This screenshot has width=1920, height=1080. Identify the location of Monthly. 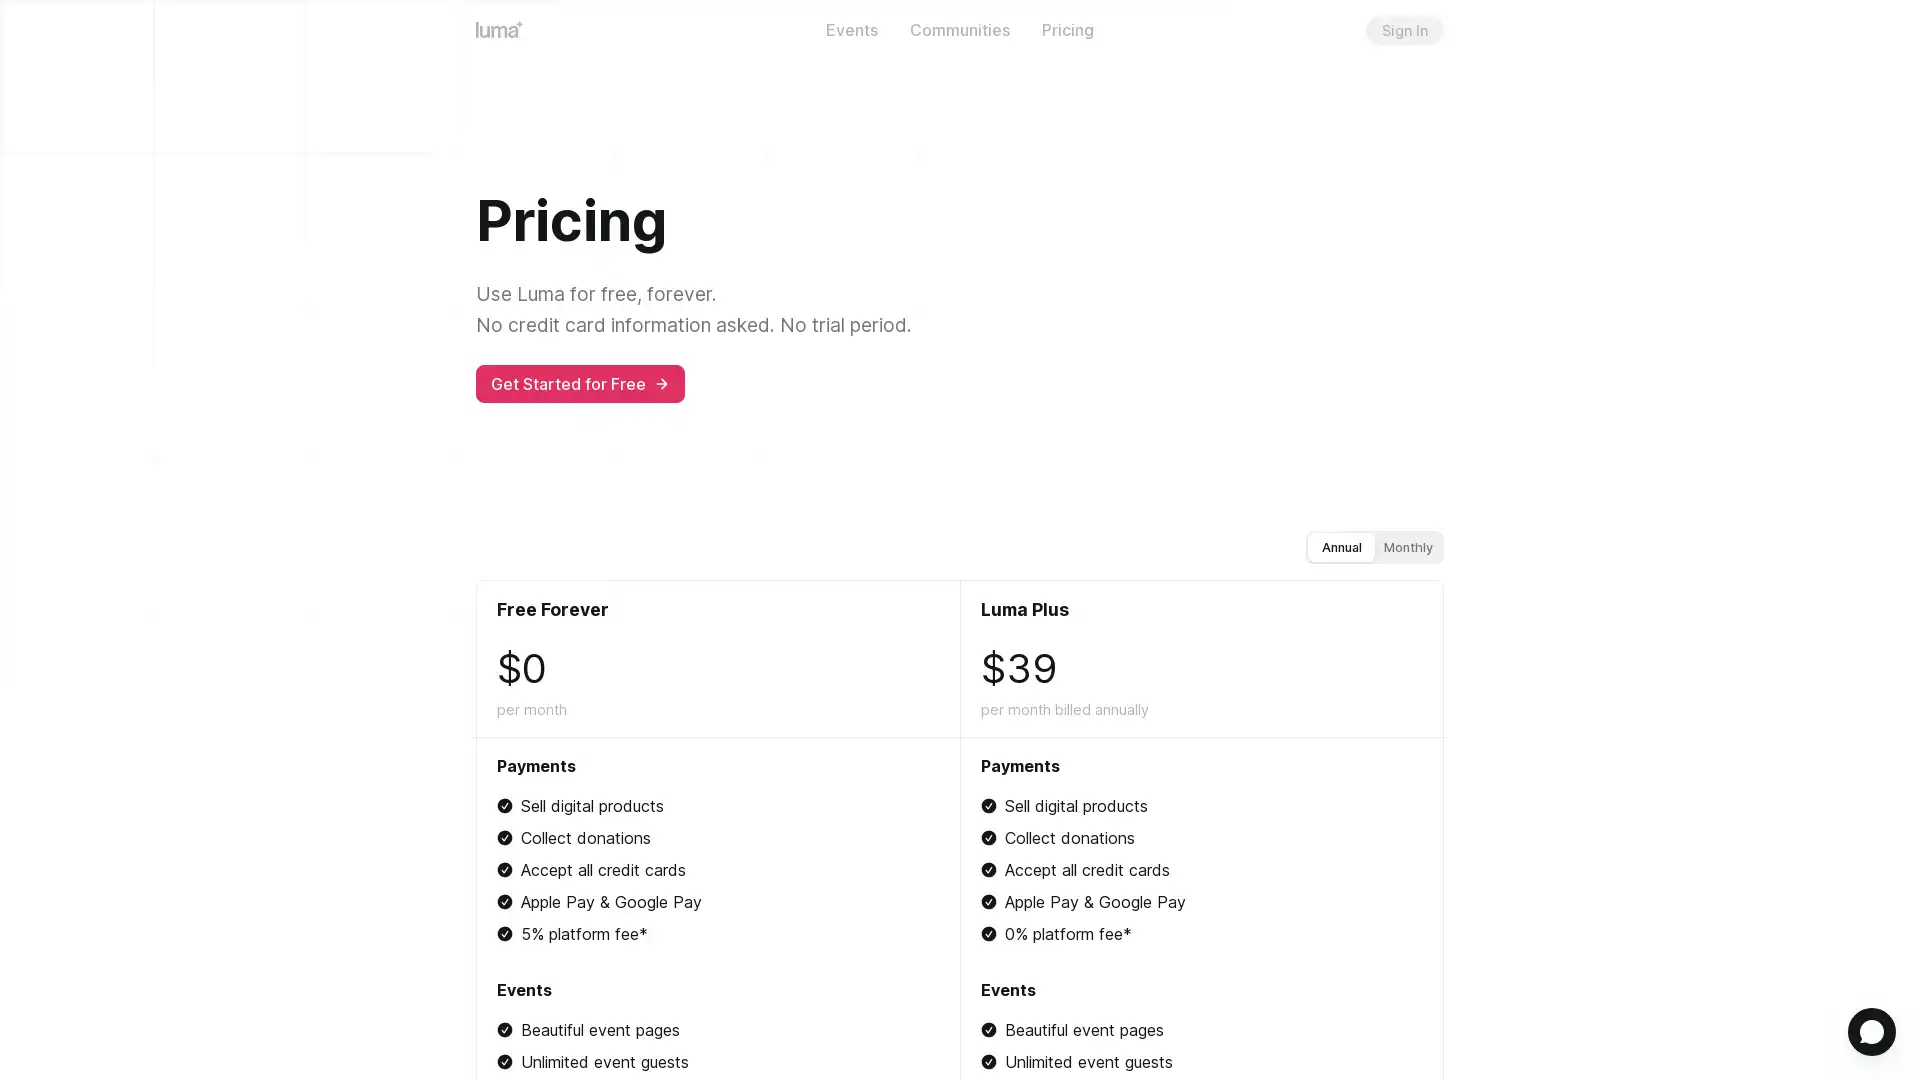
(1407, 546).